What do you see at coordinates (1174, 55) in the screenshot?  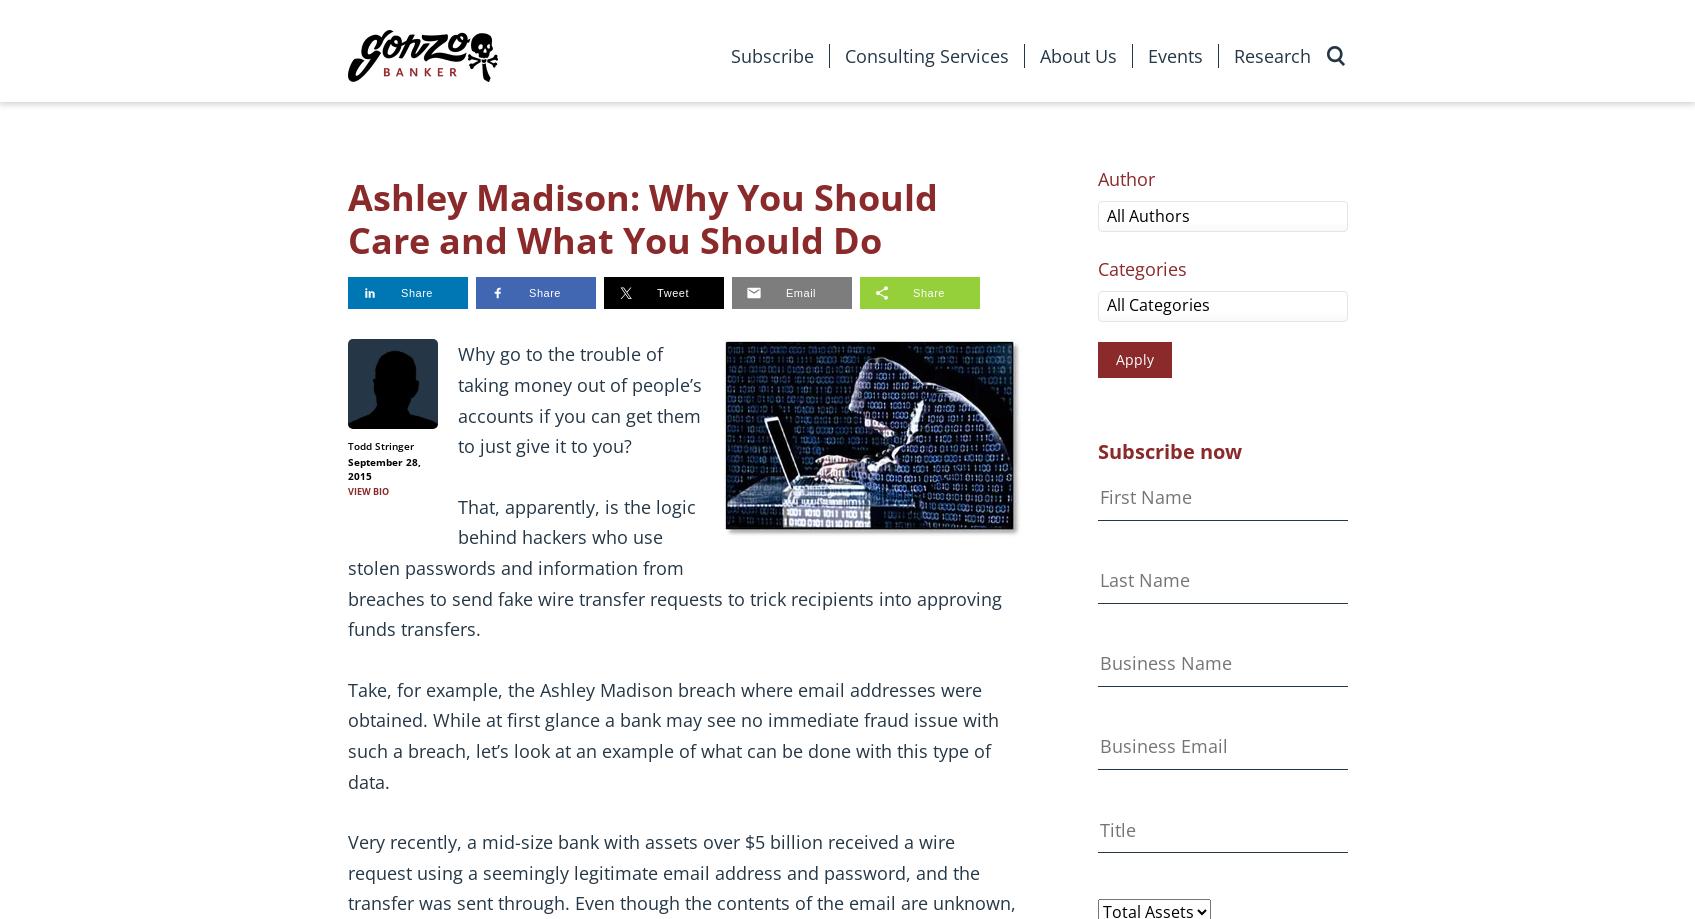 I see `'Events'` at bounding box center [1174, 55].